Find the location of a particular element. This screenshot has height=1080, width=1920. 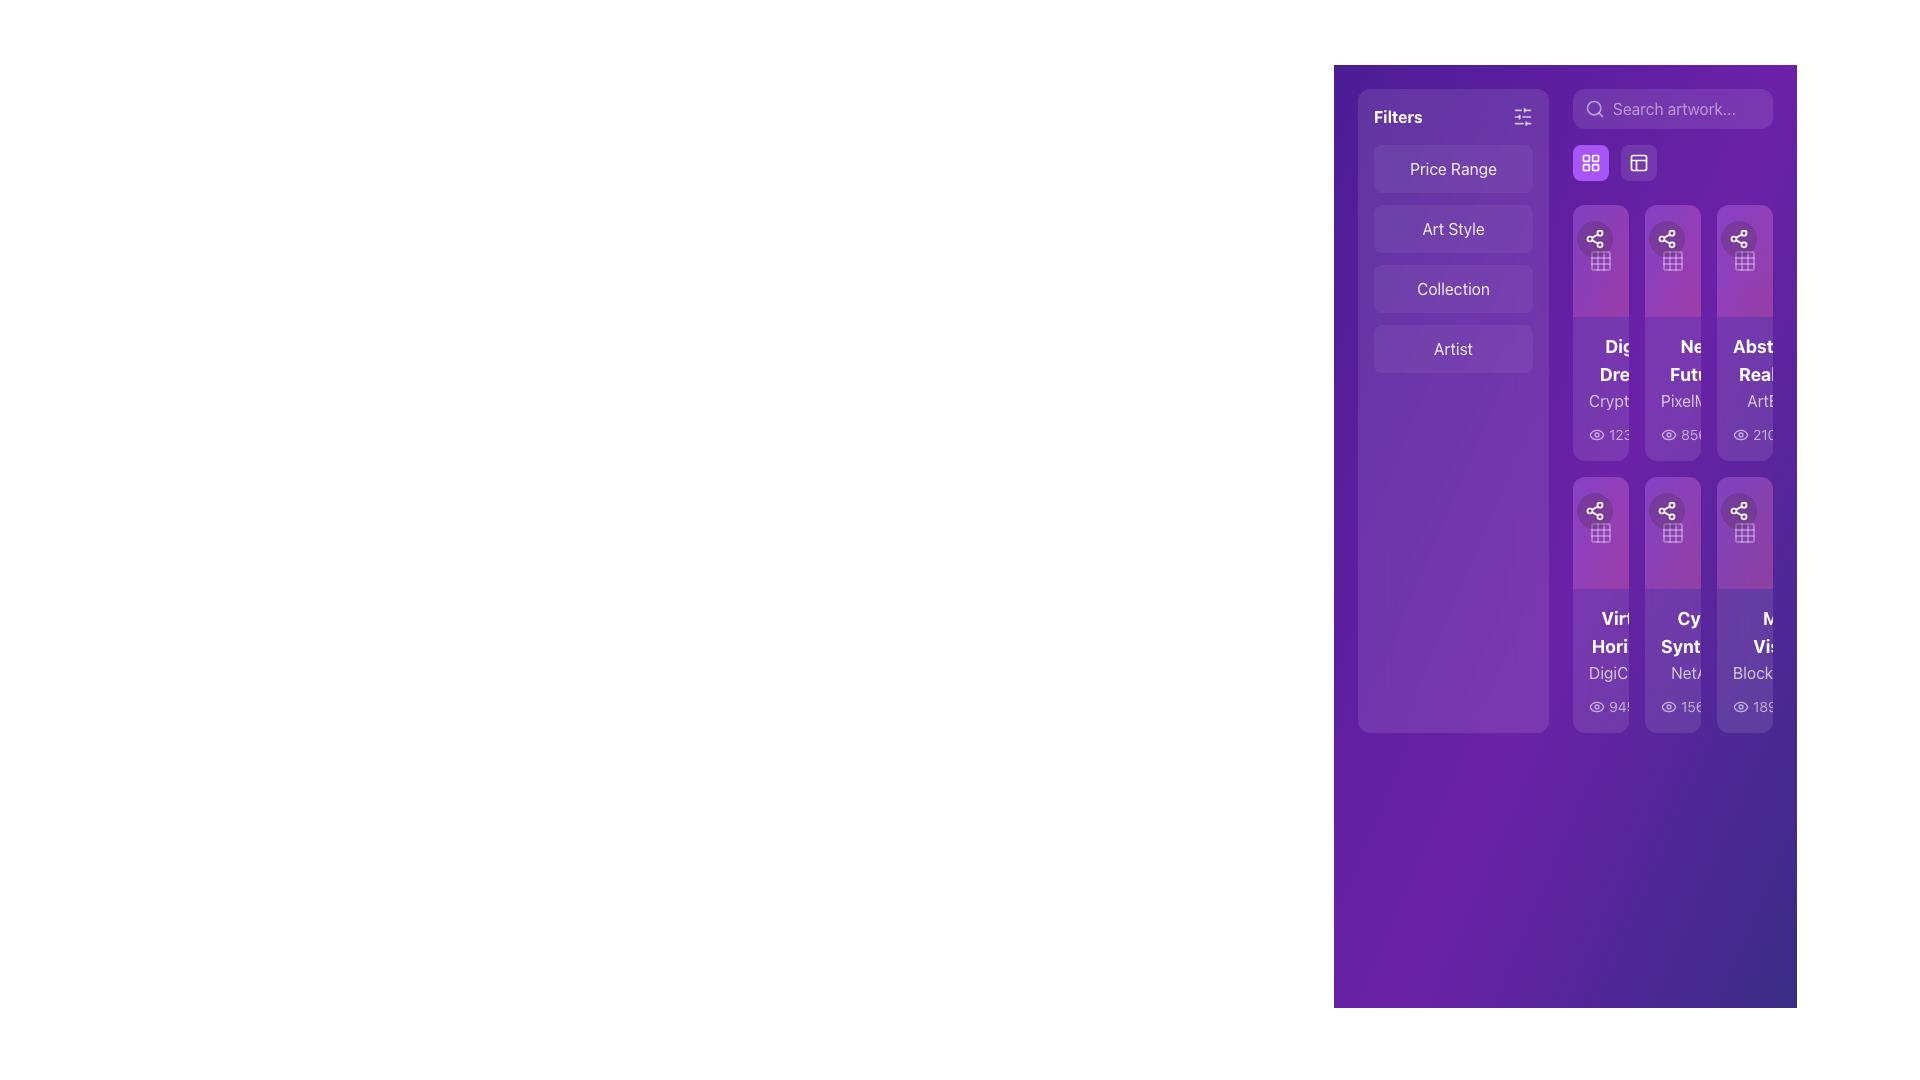

the numeric label displaying '123' in light text on a deep purple background, positioned next to an eye icon is located at coordinates (1743, 705).